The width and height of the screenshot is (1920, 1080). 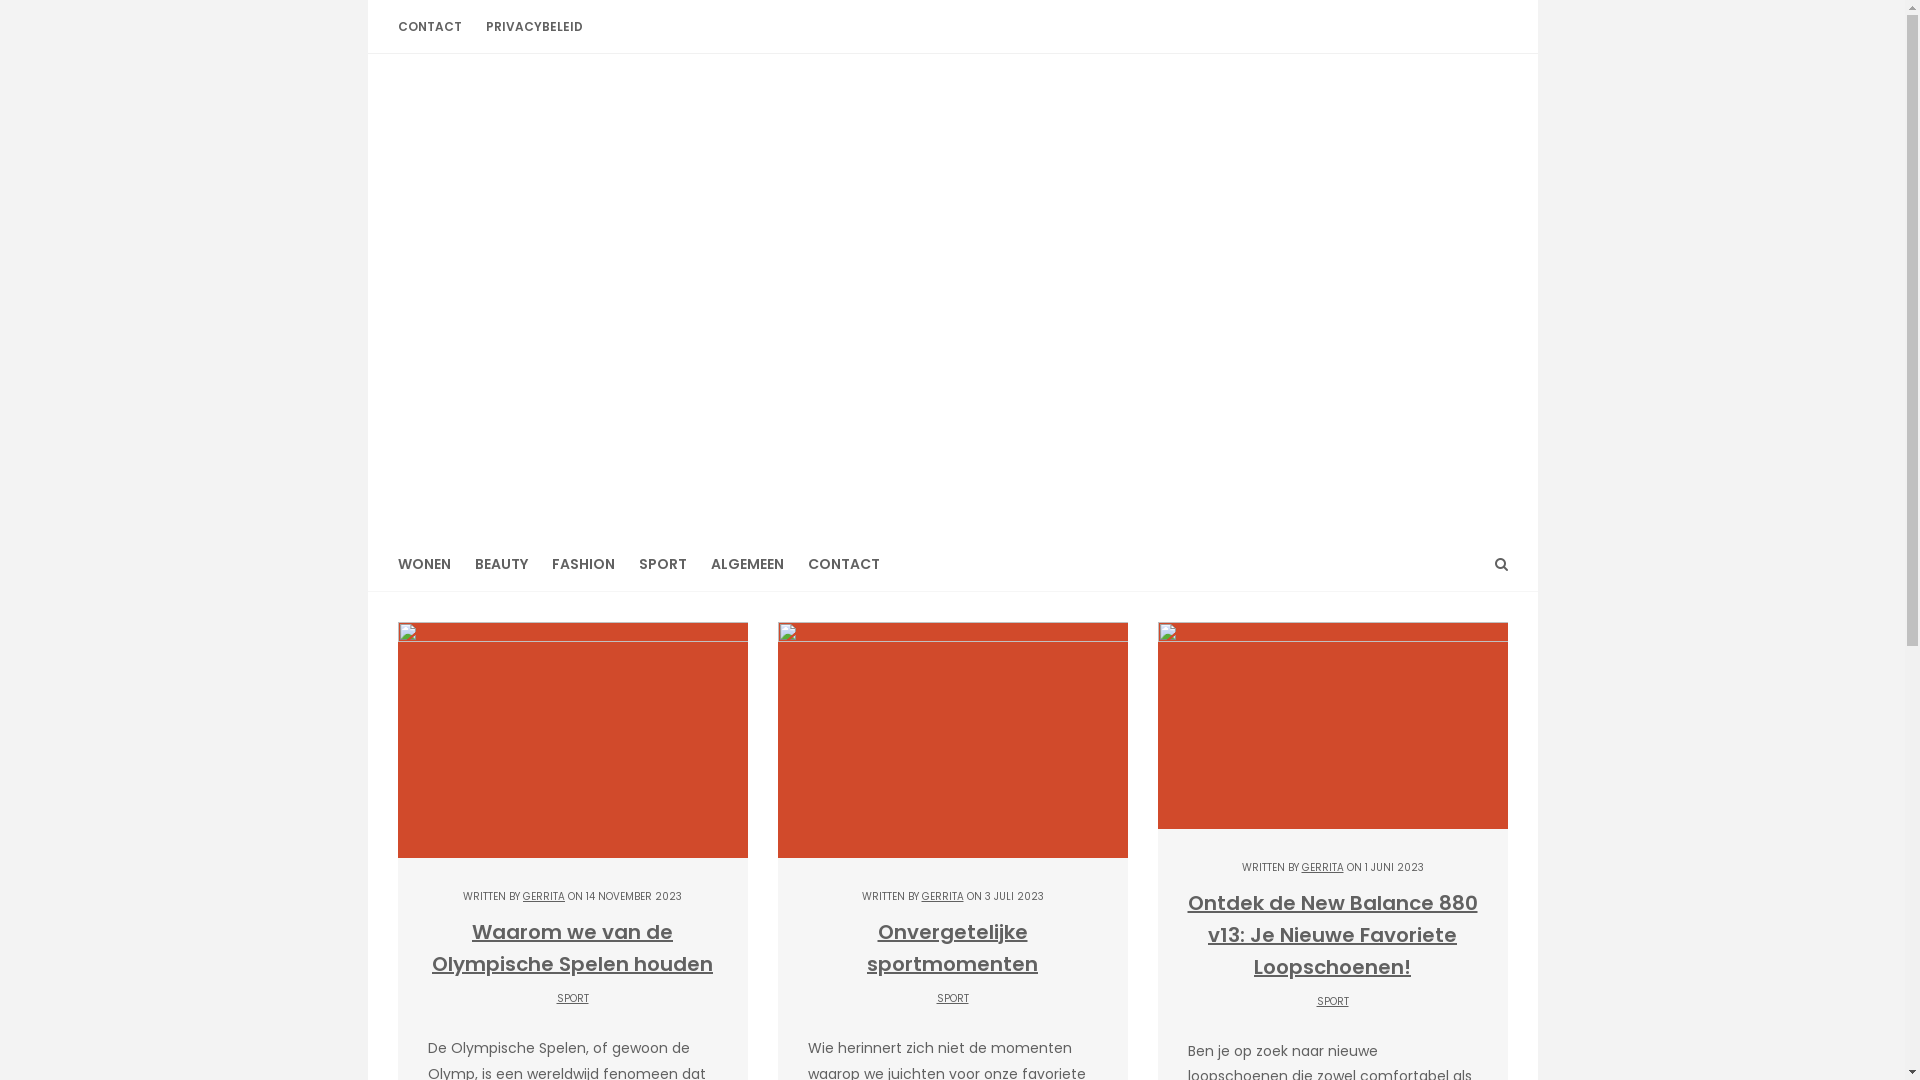 I want to click on 'ALGEMEEN', so click(x=745, y=564).